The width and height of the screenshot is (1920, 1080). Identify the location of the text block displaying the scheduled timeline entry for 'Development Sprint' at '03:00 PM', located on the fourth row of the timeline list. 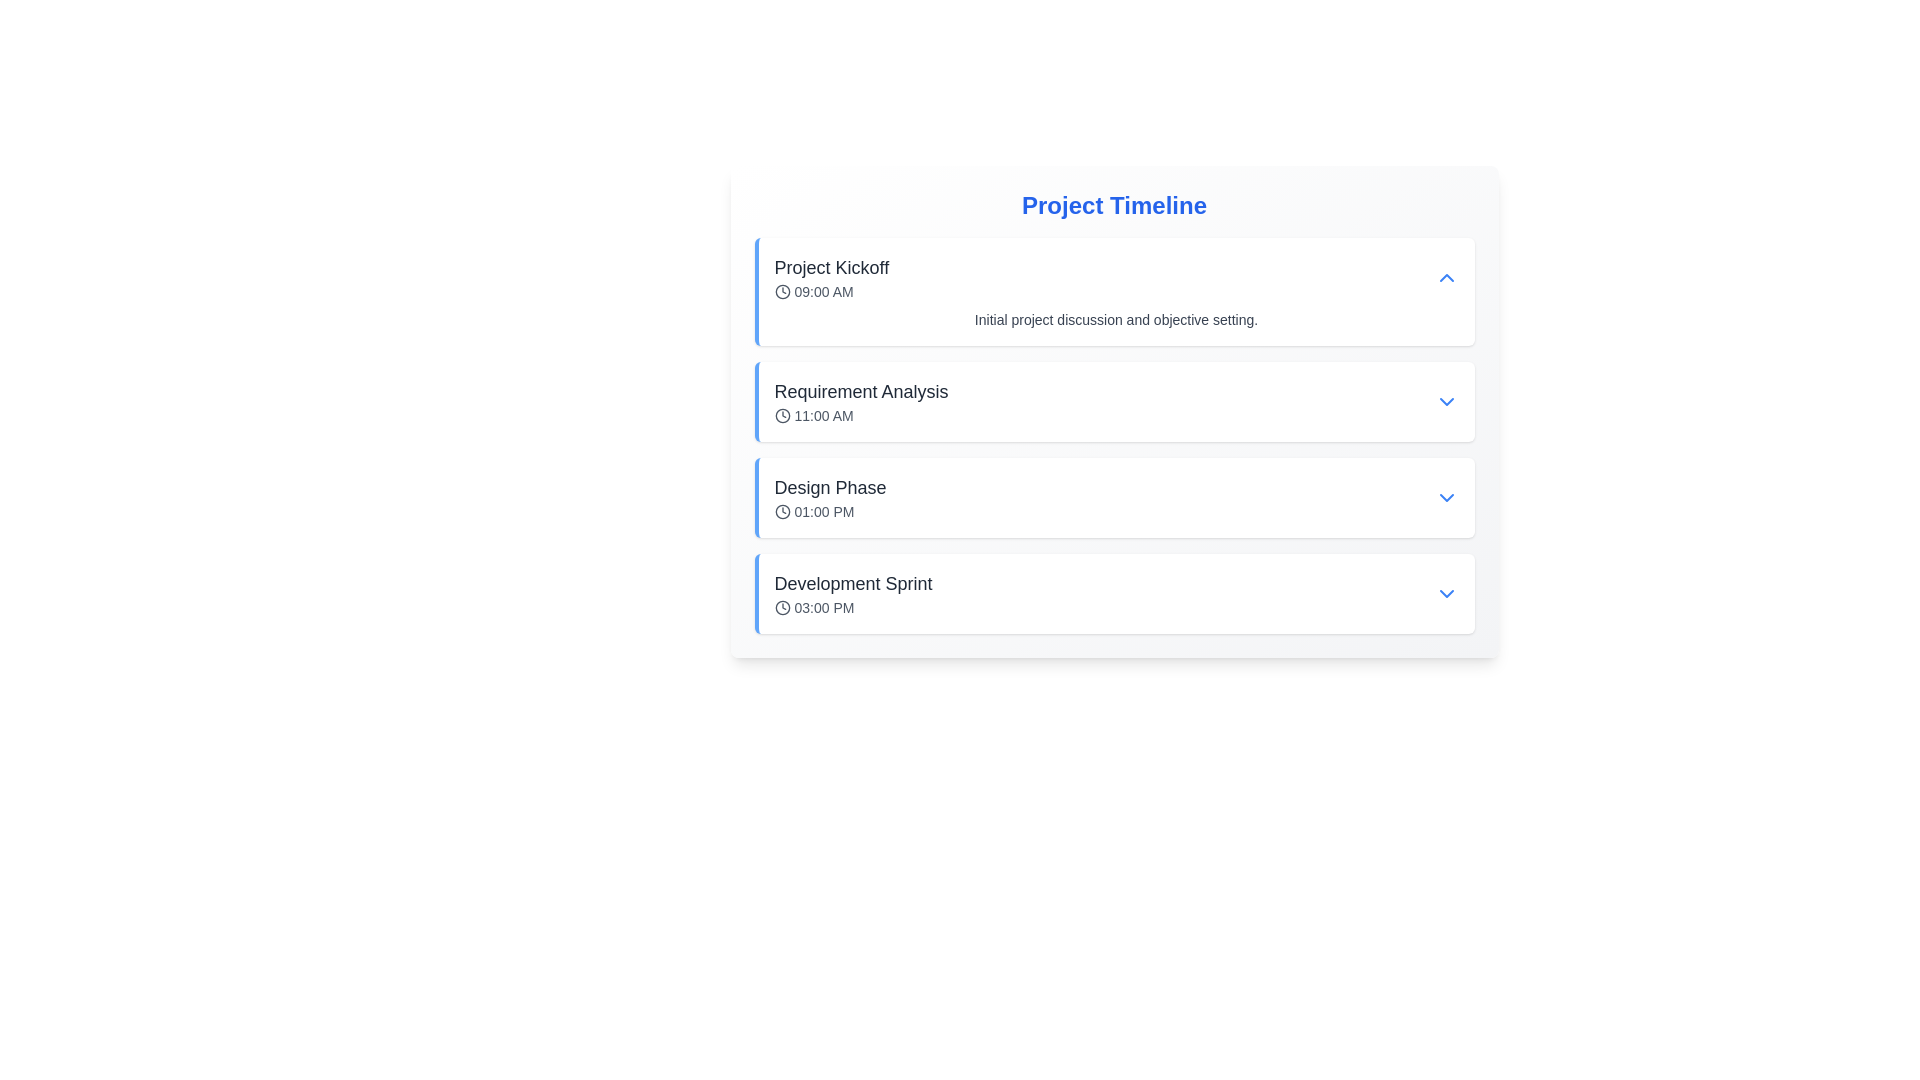
(853, 593).